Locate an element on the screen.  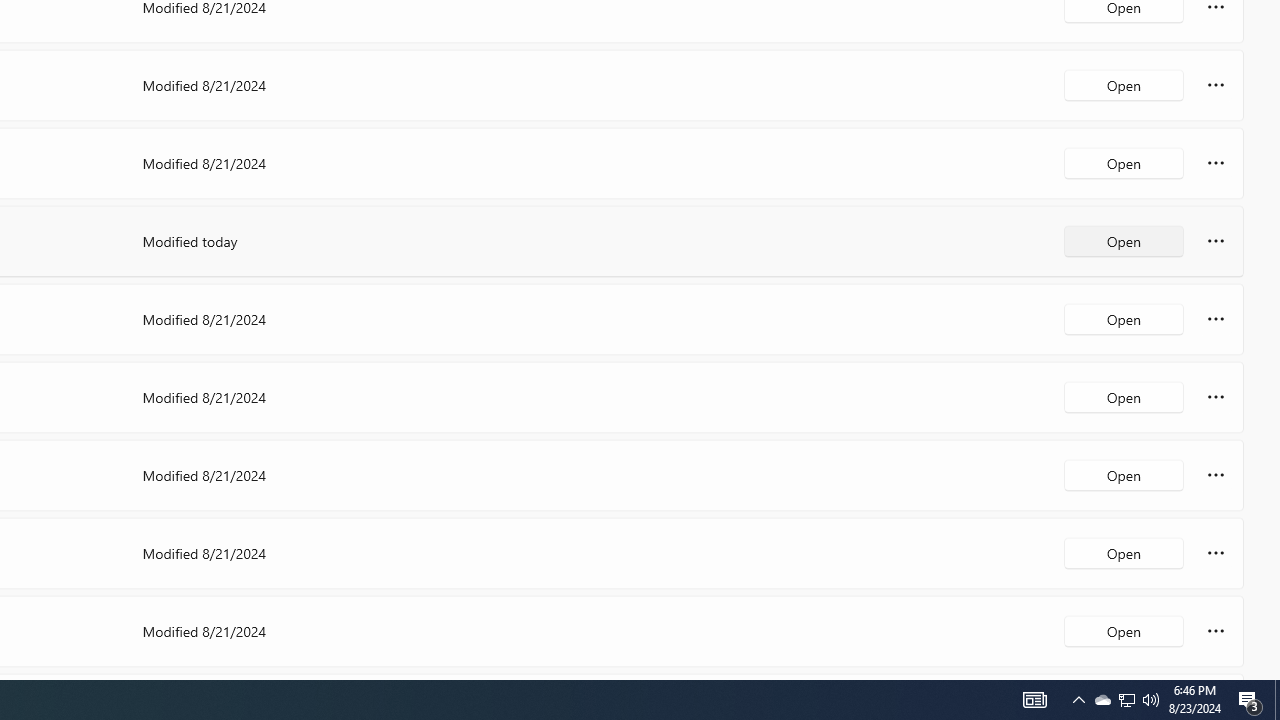
'Vertical Small Increase' is located at coordinates (1271, 672).